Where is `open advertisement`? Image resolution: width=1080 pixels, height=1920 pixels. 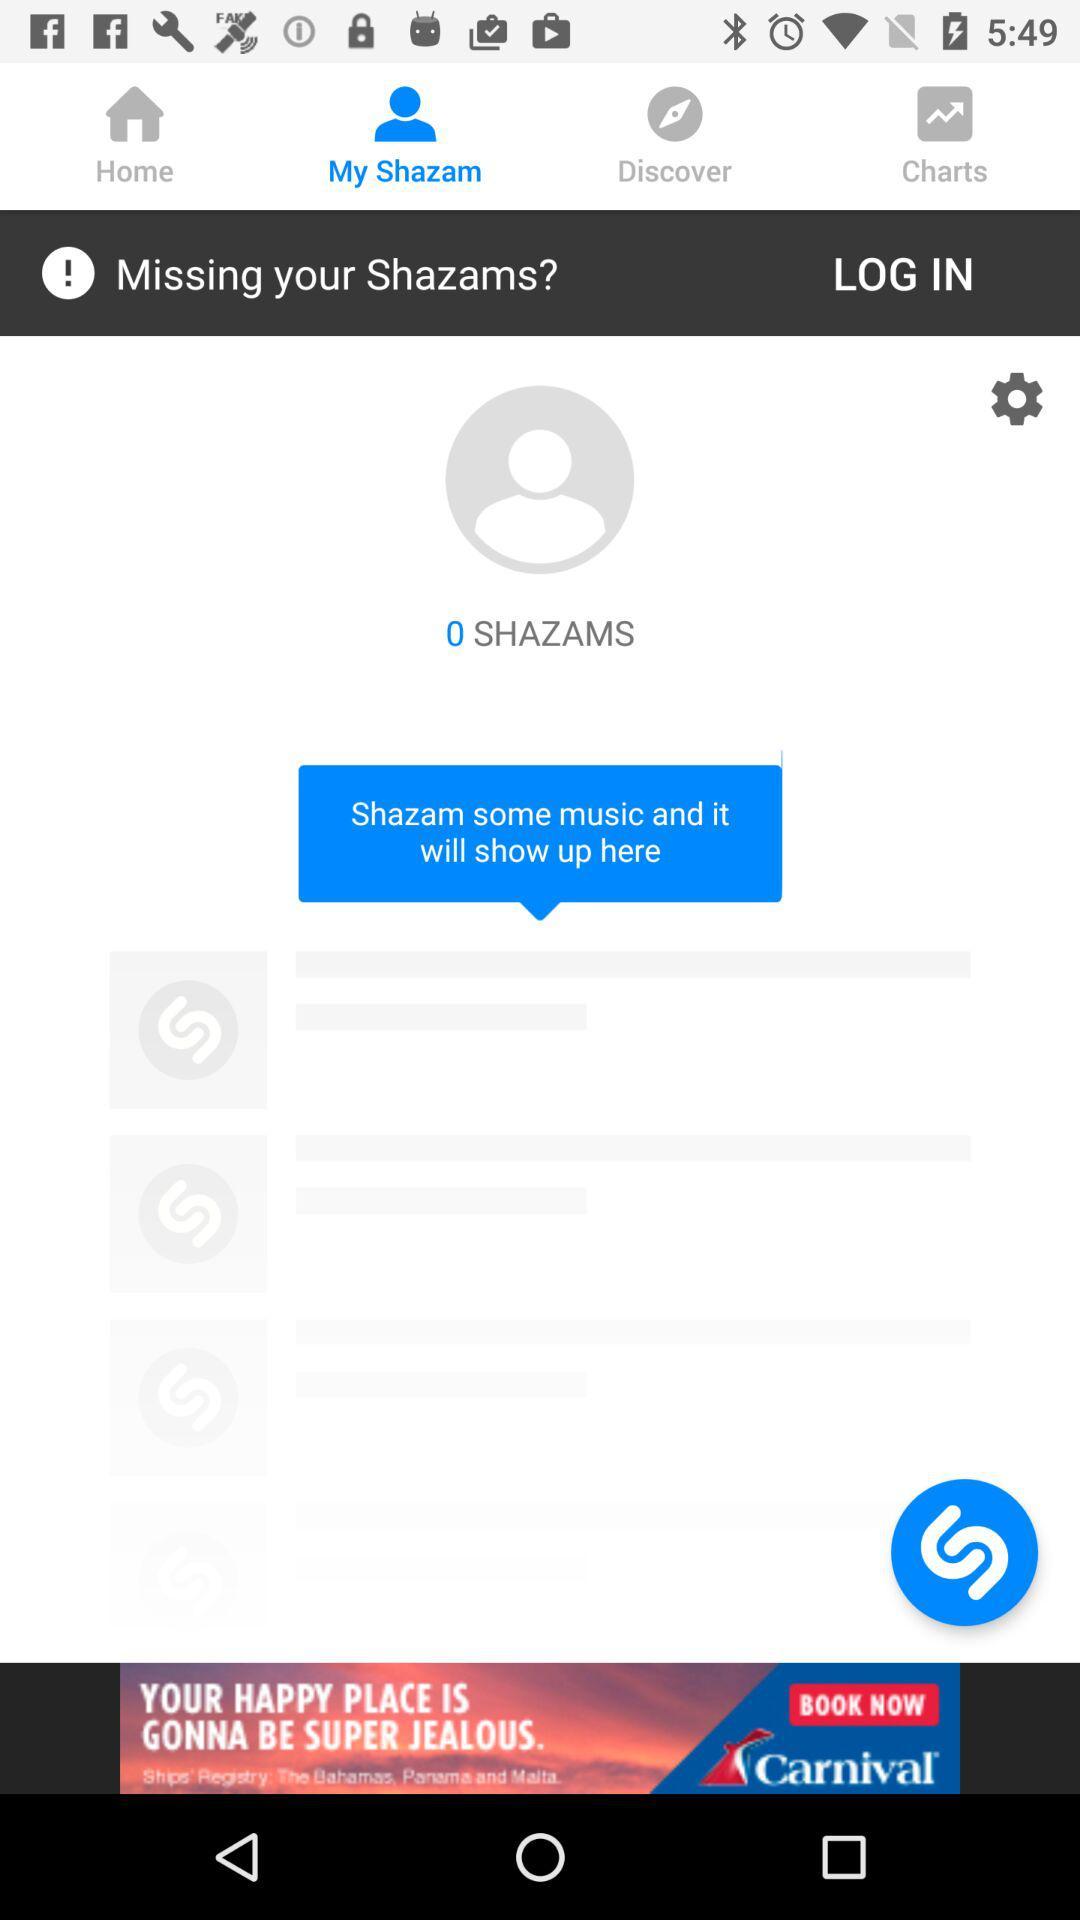
open advertisement is located at coordinates (540, 1727).